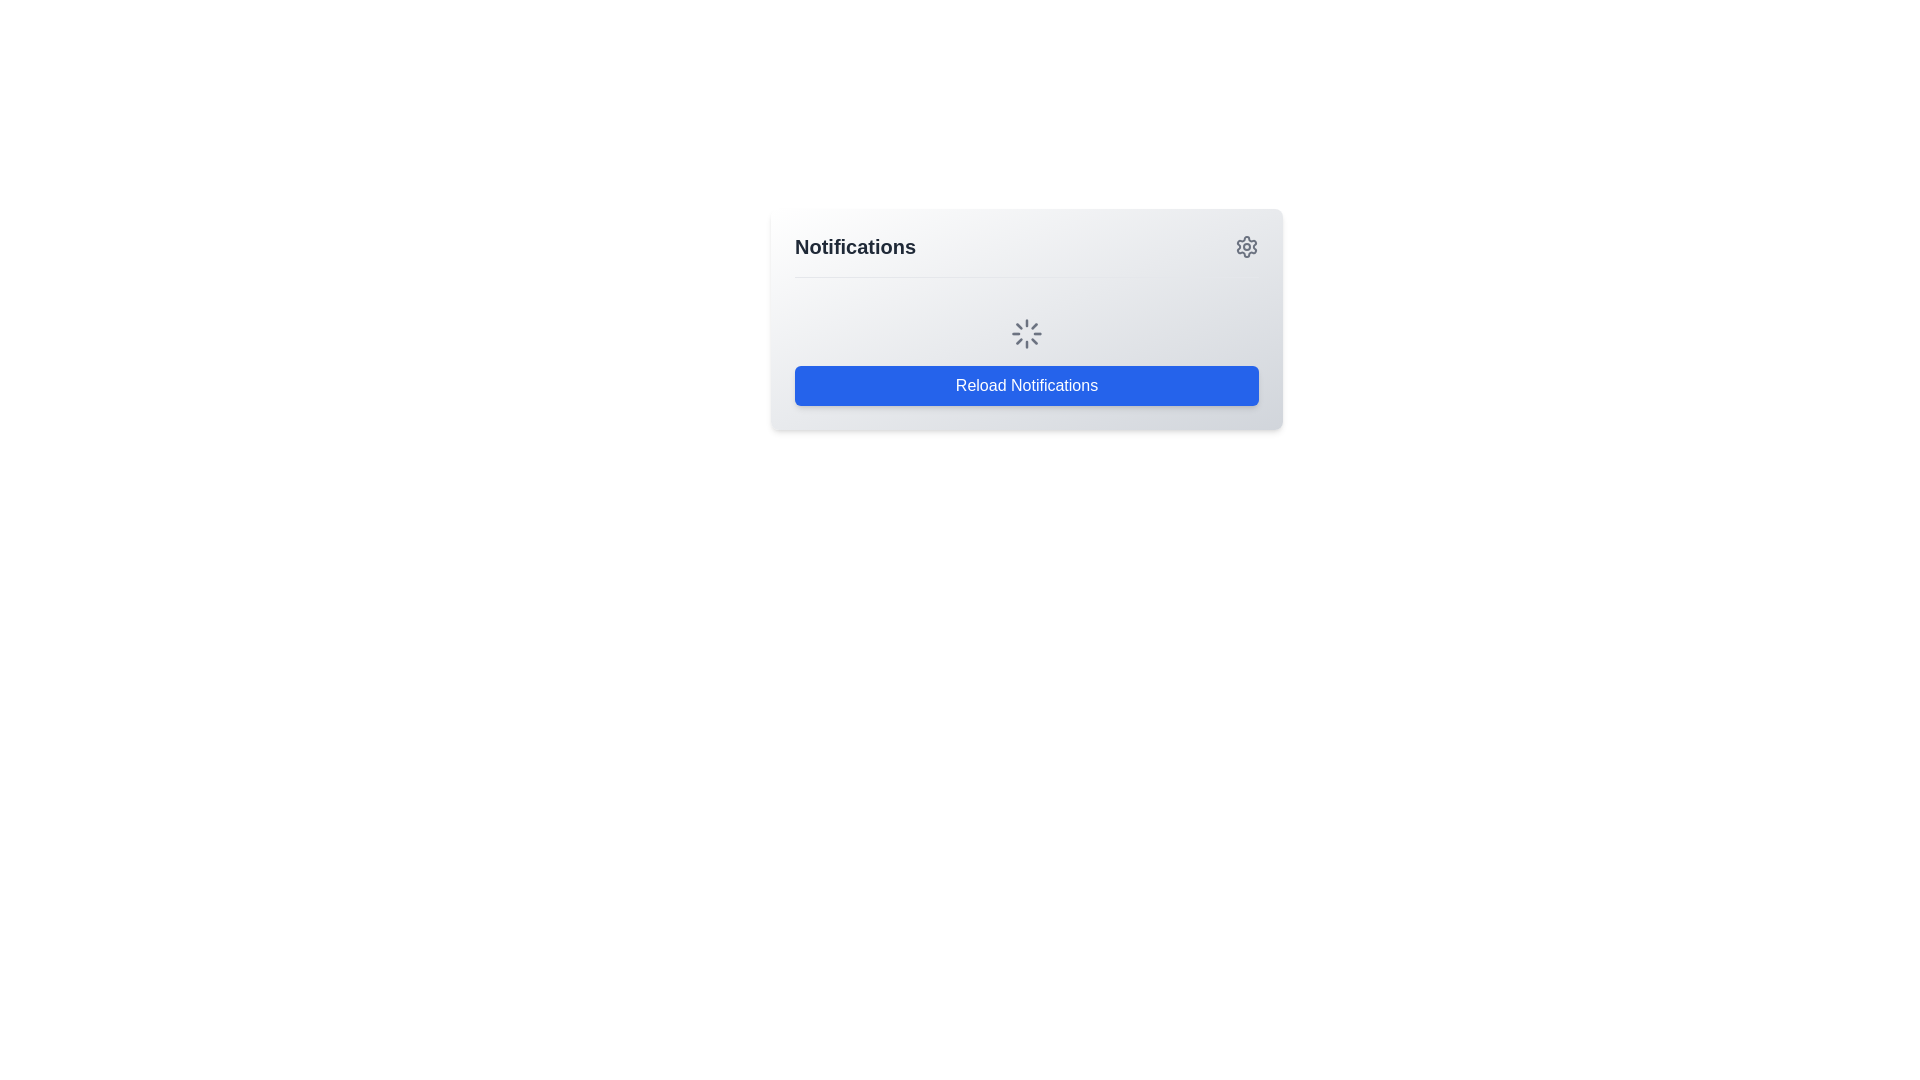  I want to click on the Settings icon, which resembles a gear and is located in the top-right corner next to the Notifications title, to trigger the hover effect that darkens its color, so click(1246, 245).